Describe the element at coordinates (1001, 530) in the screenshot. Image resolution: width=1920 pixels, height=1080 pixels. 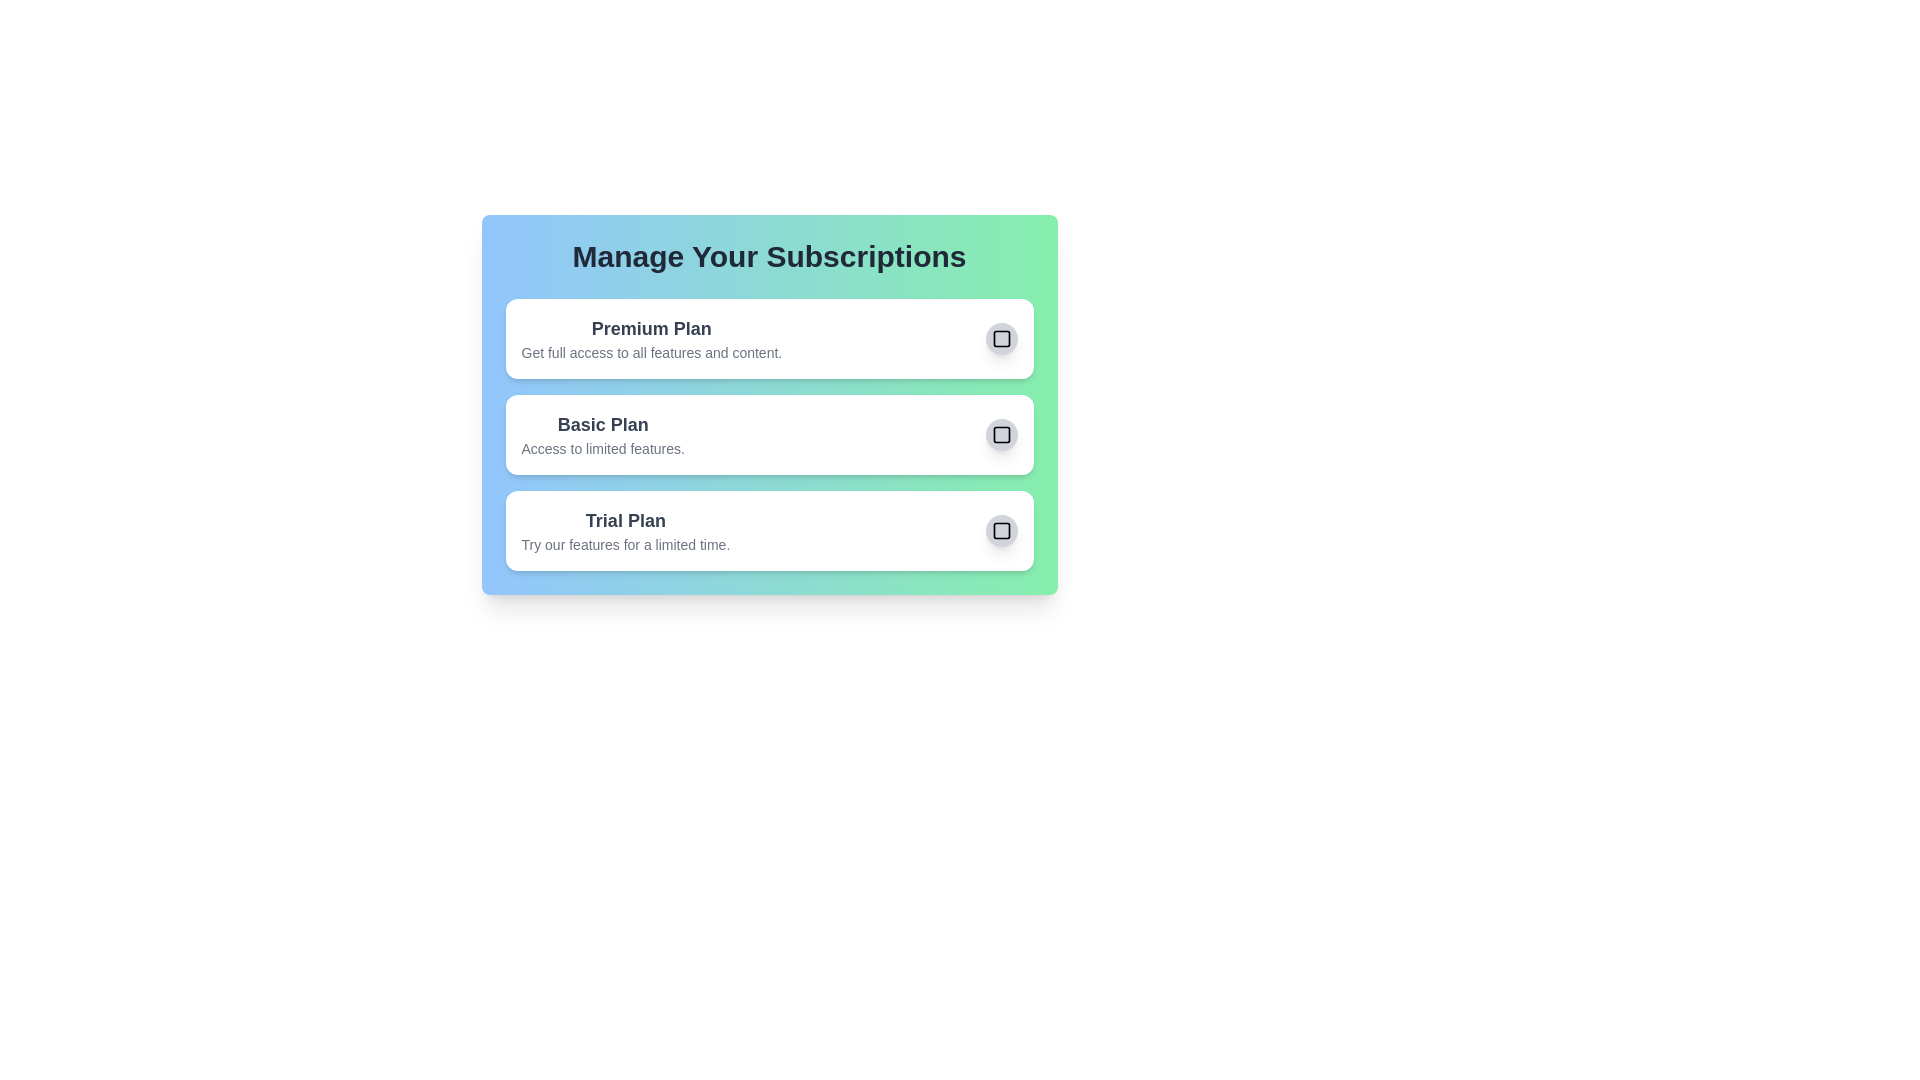
I see `the checkbox icon for the 'Trial Plan'` at that location.